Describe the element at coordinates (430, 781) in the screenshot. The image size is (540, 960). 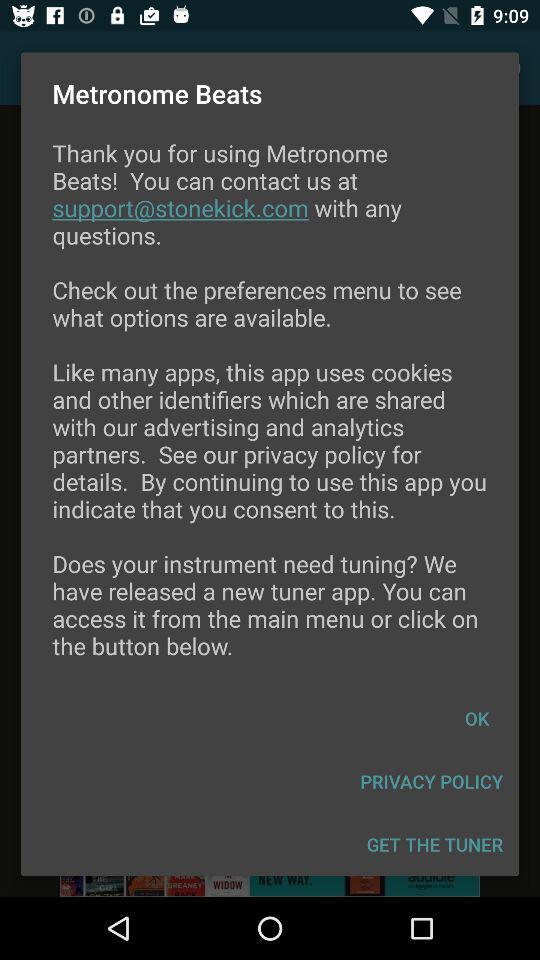
I see `item below the ok icon` at that location.